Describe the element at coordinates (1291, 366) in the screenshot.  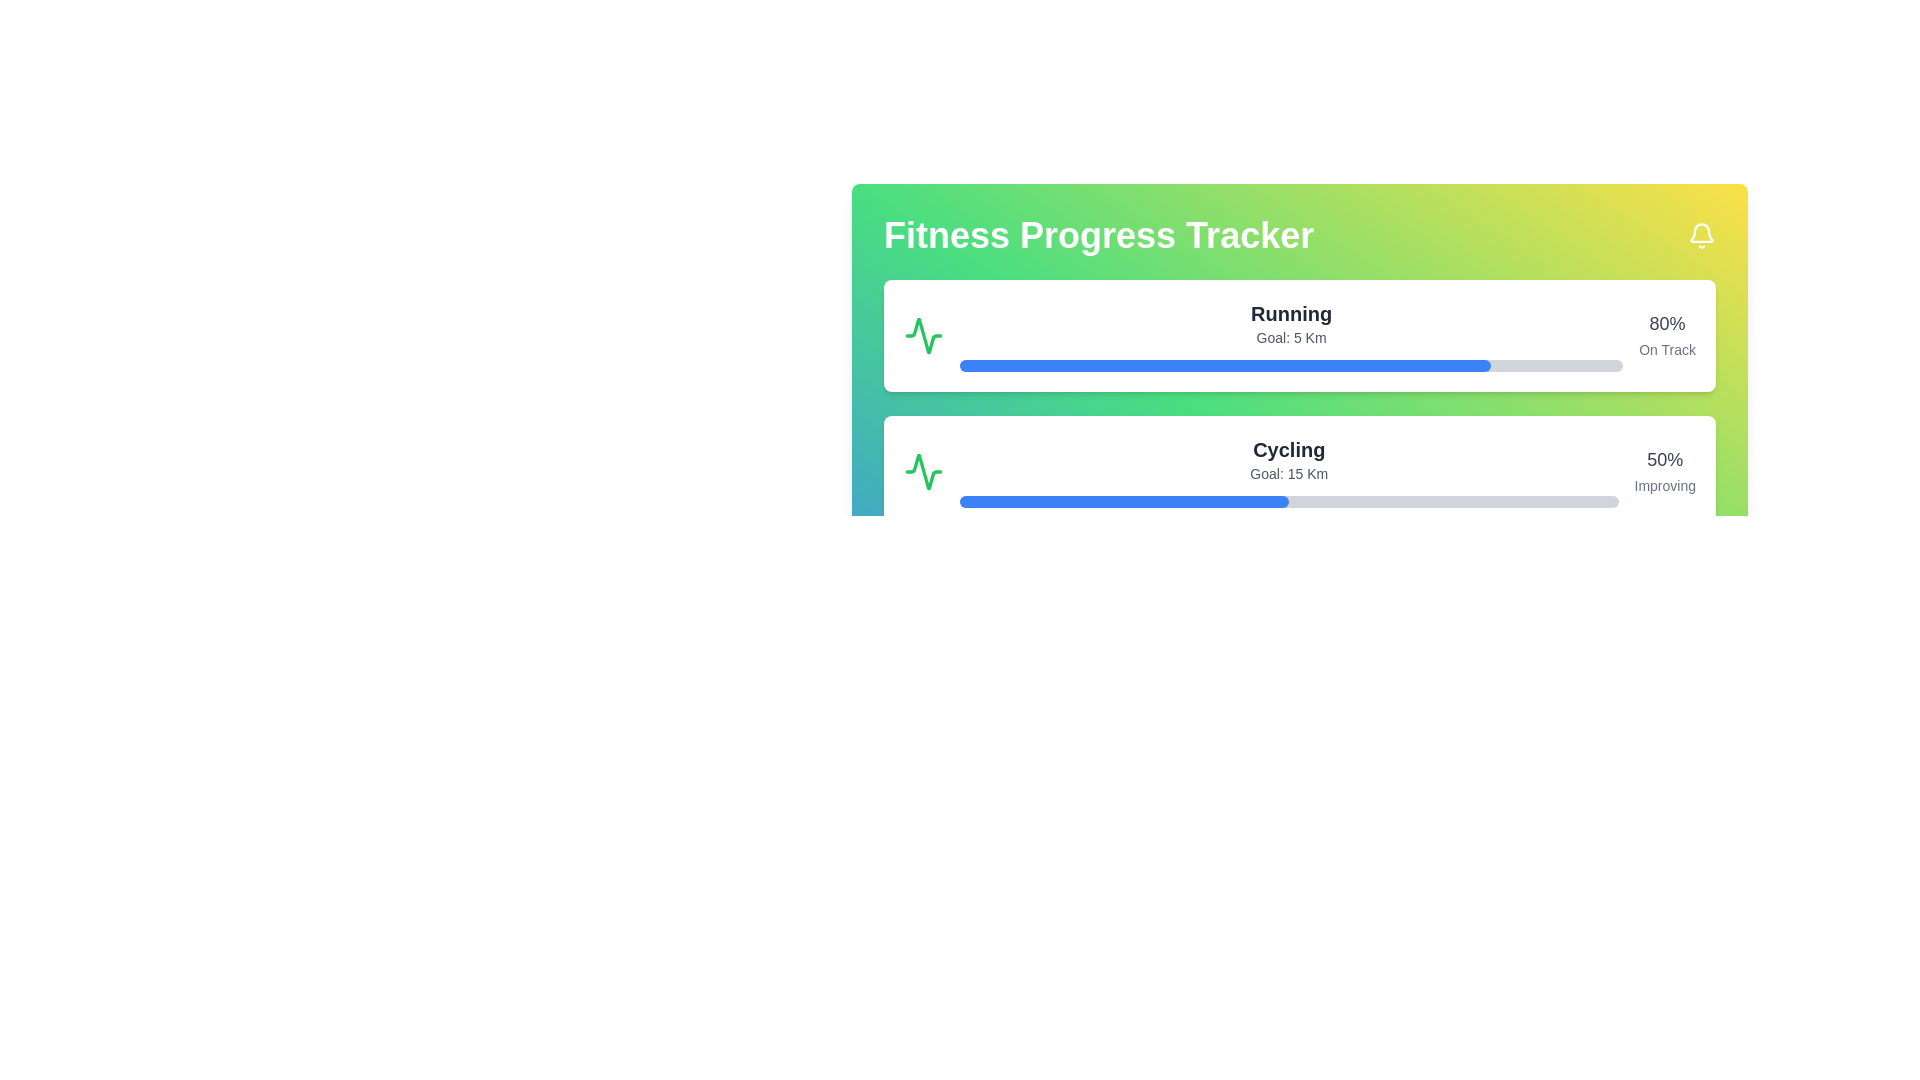
I see `the progress visually on the progress bar located at the bottom of the 'Running' section beneath the text 'Goal: 5 Km'` at that location.